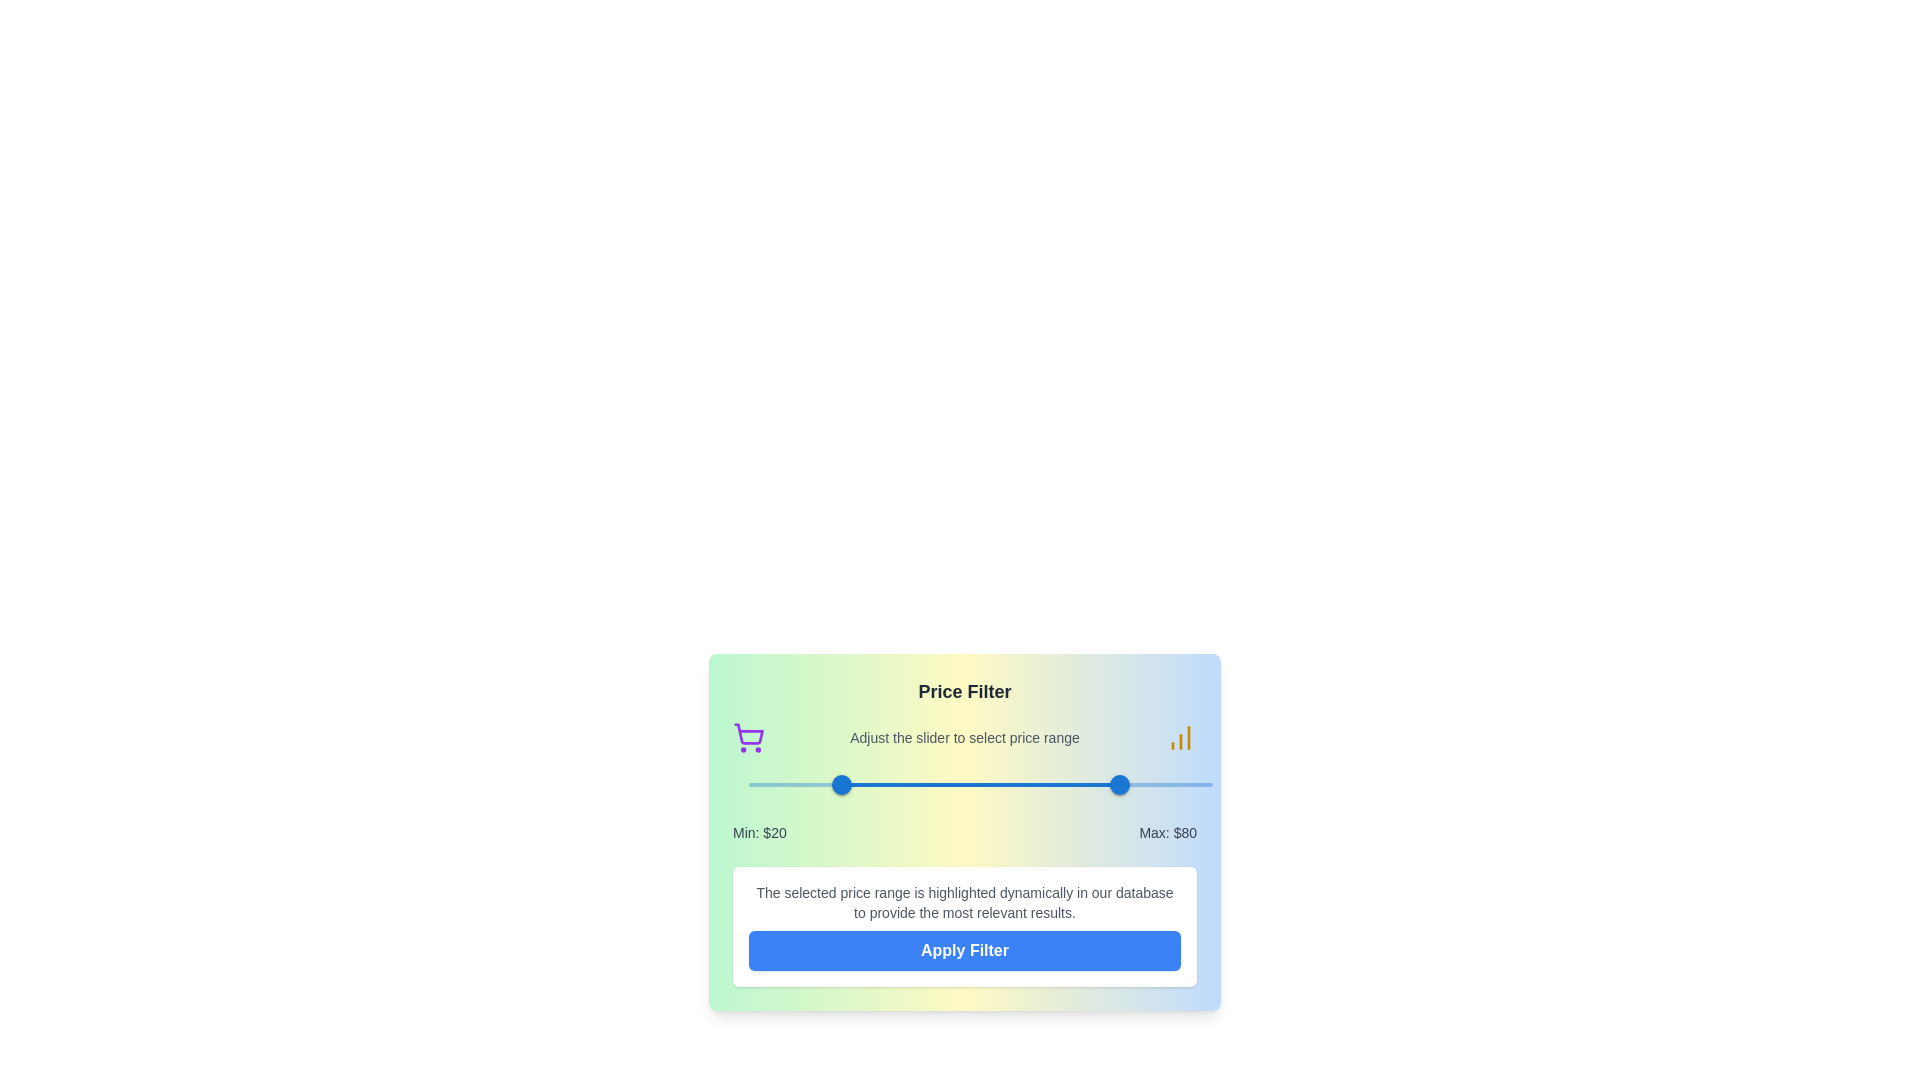 This screenshot has height=1080, width=1920. What do you see at coordinates (748, 734) in the screenshot?
I see `the main body of the shopping cart icon, which is a rounded rectangle with a slanted bottom edge, located in the top left corner of the Price Filter card interface` at bounding box center [748, 734].